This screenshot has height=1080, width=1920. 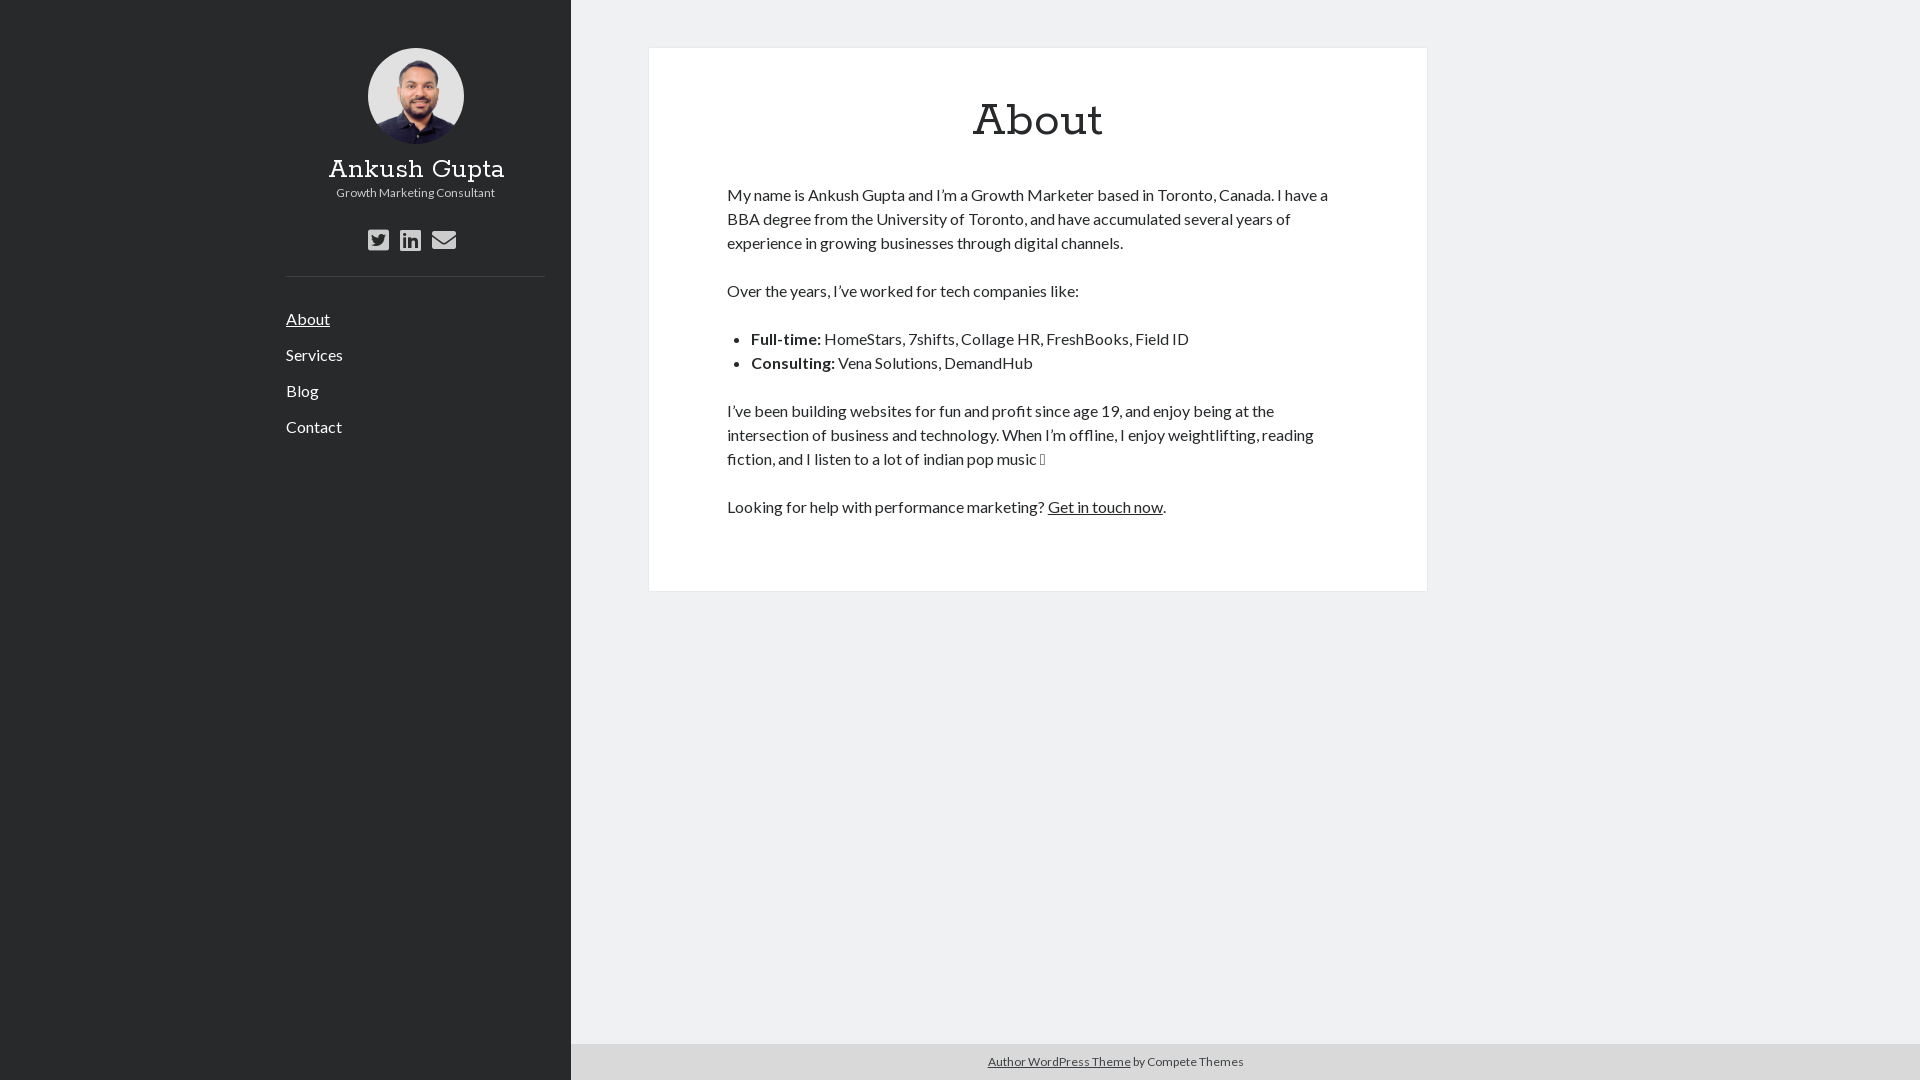 I want to click on 'Blog', so click(x=285, y=390).